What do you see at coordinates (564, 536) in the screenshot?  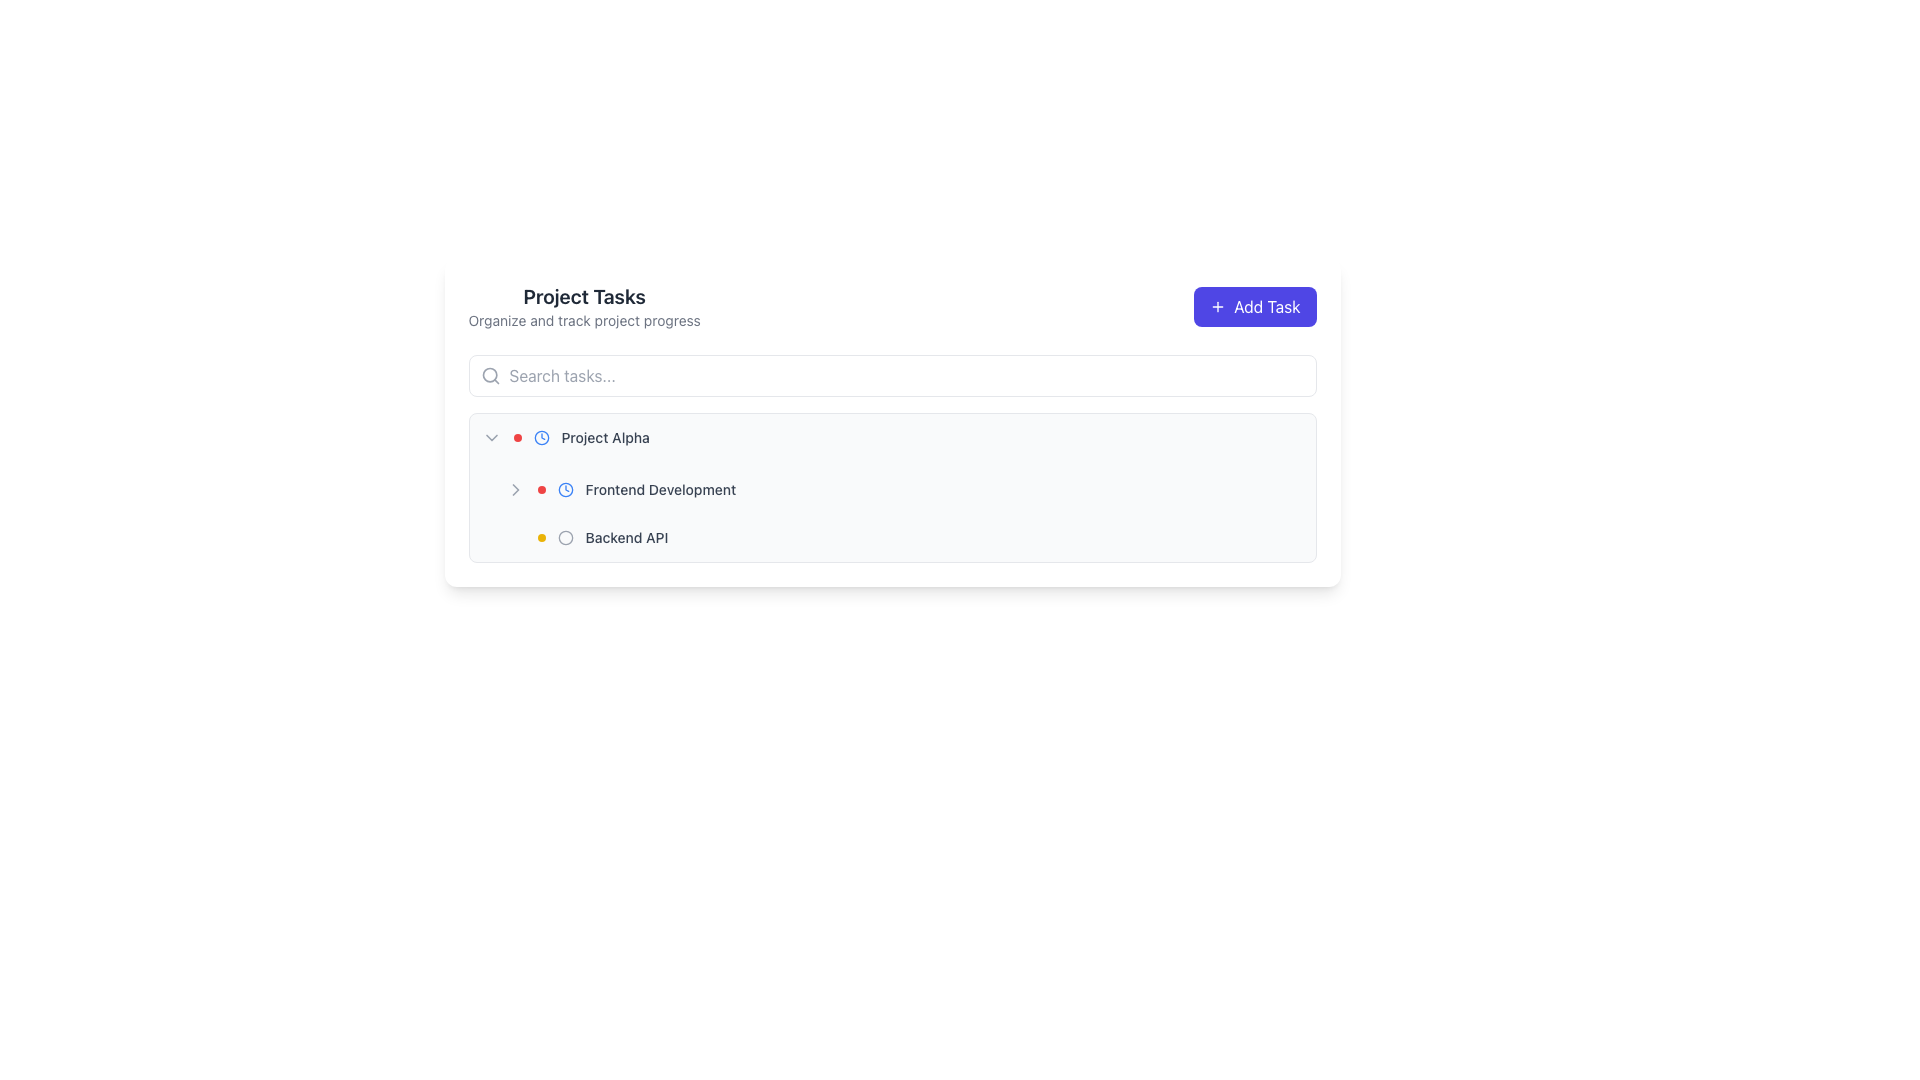 I see `the hollow circle icon with a gray border located between the yellow dot indicator and the 'Backend API' text` at bounding box center [564, 536].